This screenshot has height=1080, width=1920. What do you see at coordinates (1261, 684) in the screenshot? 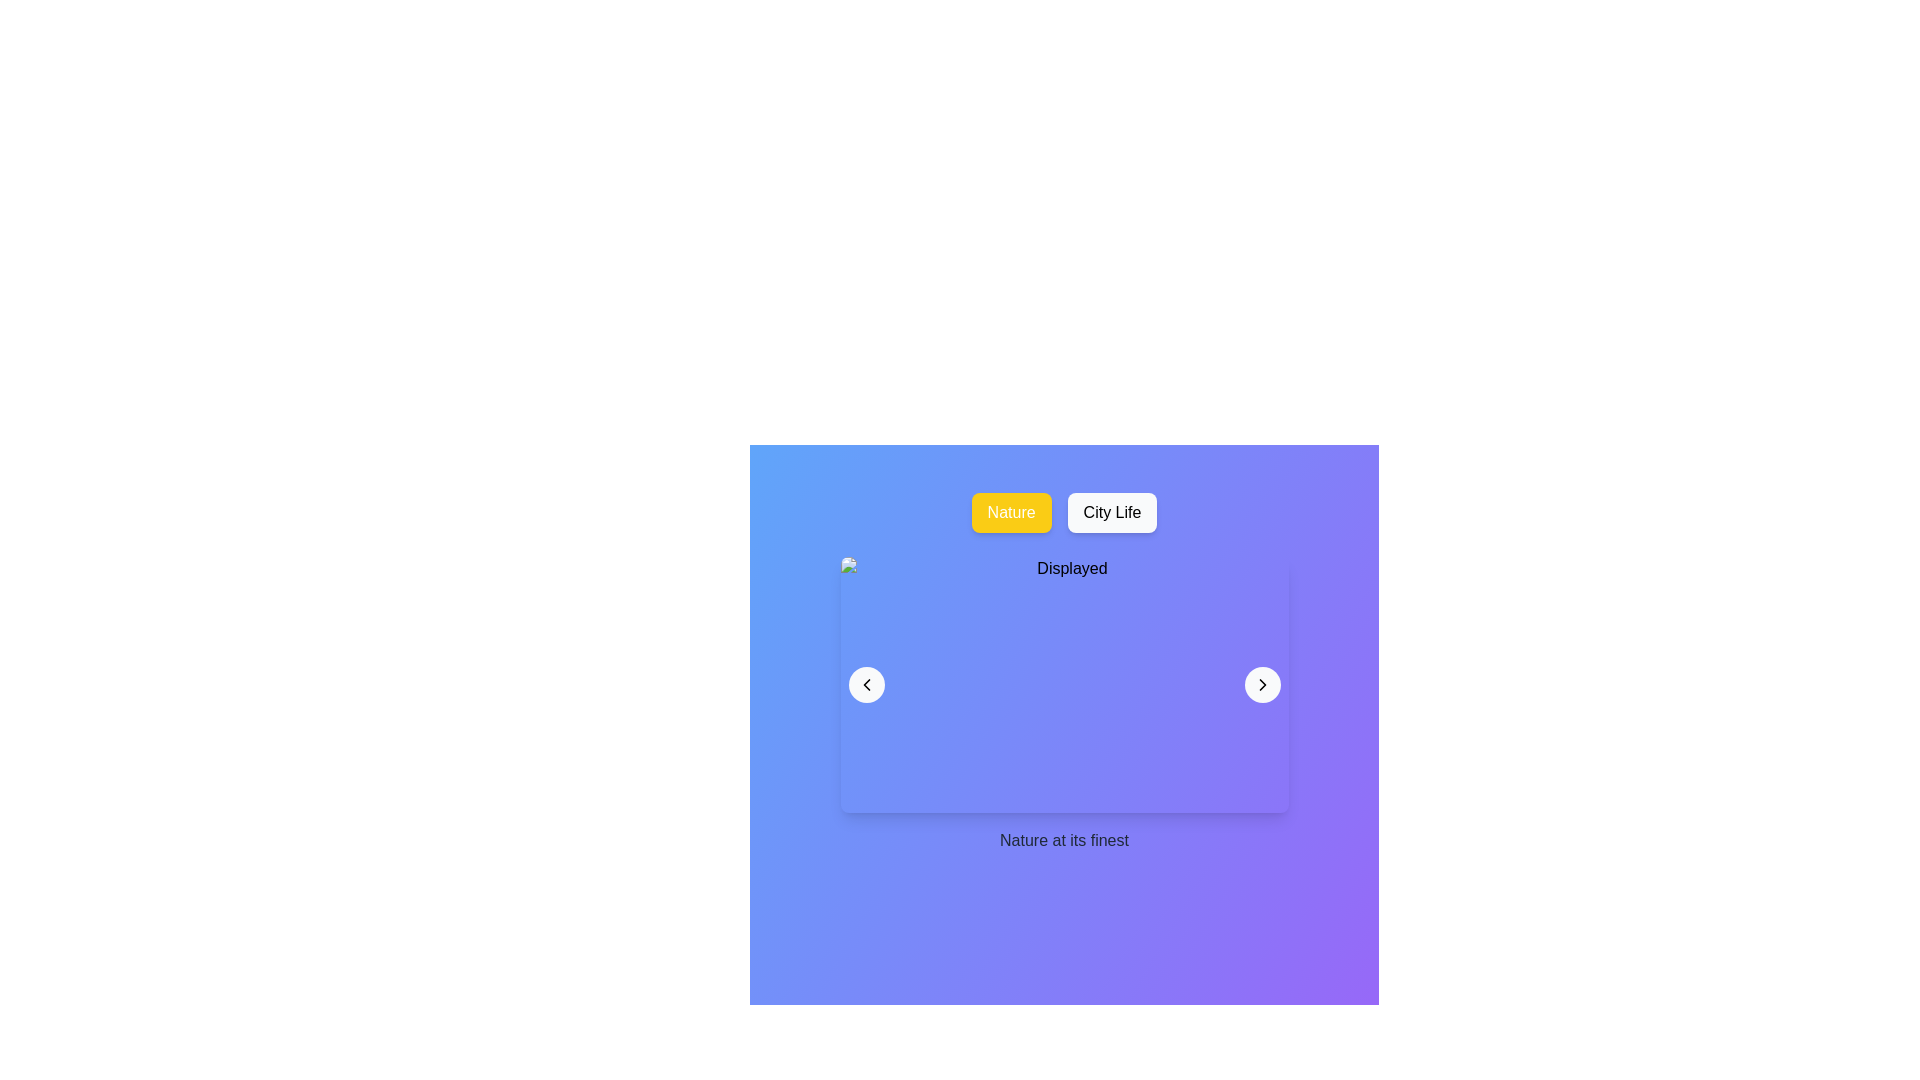
I see `the circular button with a light gray background and a black chevron pointing to the right` at bounding box center [1261, 684].